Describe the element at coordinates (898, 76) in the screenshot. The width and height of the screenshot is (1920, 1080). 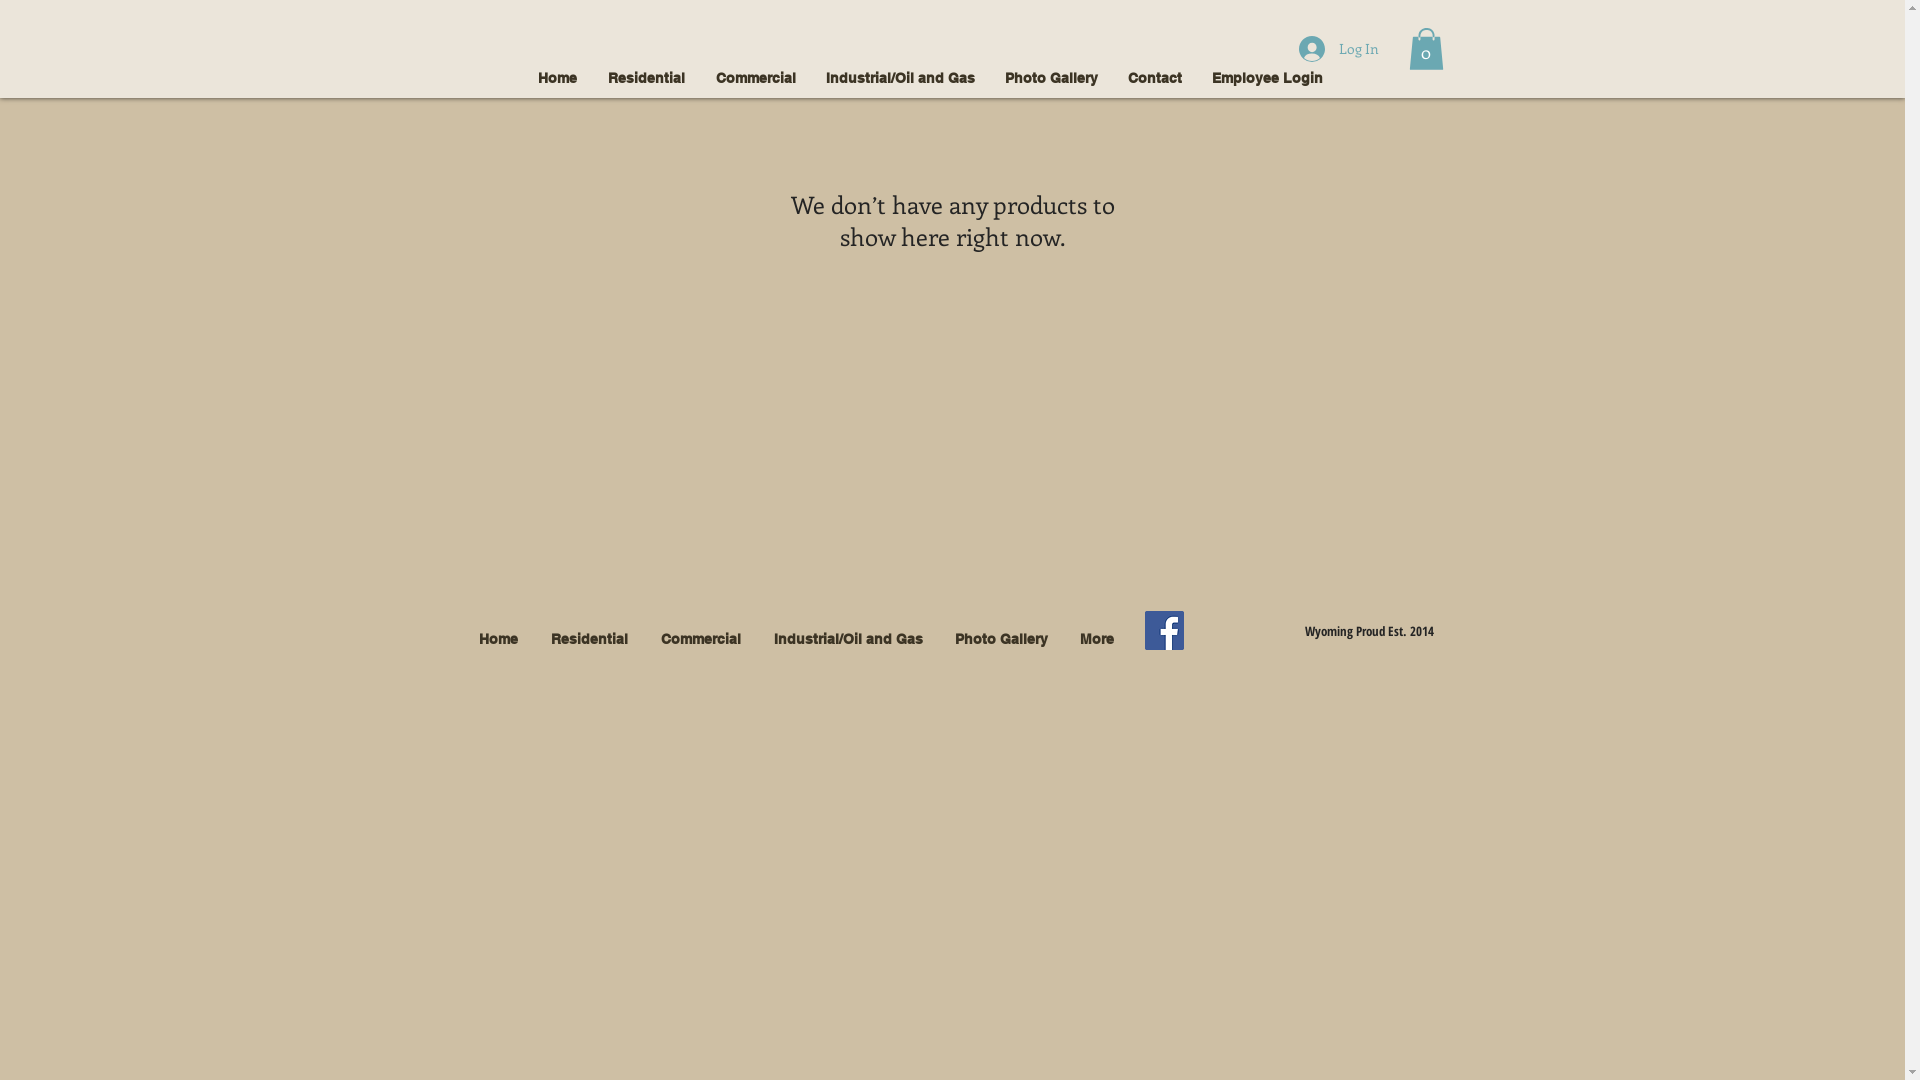
I see `'Industrial/Oil and Gas'` at that location.